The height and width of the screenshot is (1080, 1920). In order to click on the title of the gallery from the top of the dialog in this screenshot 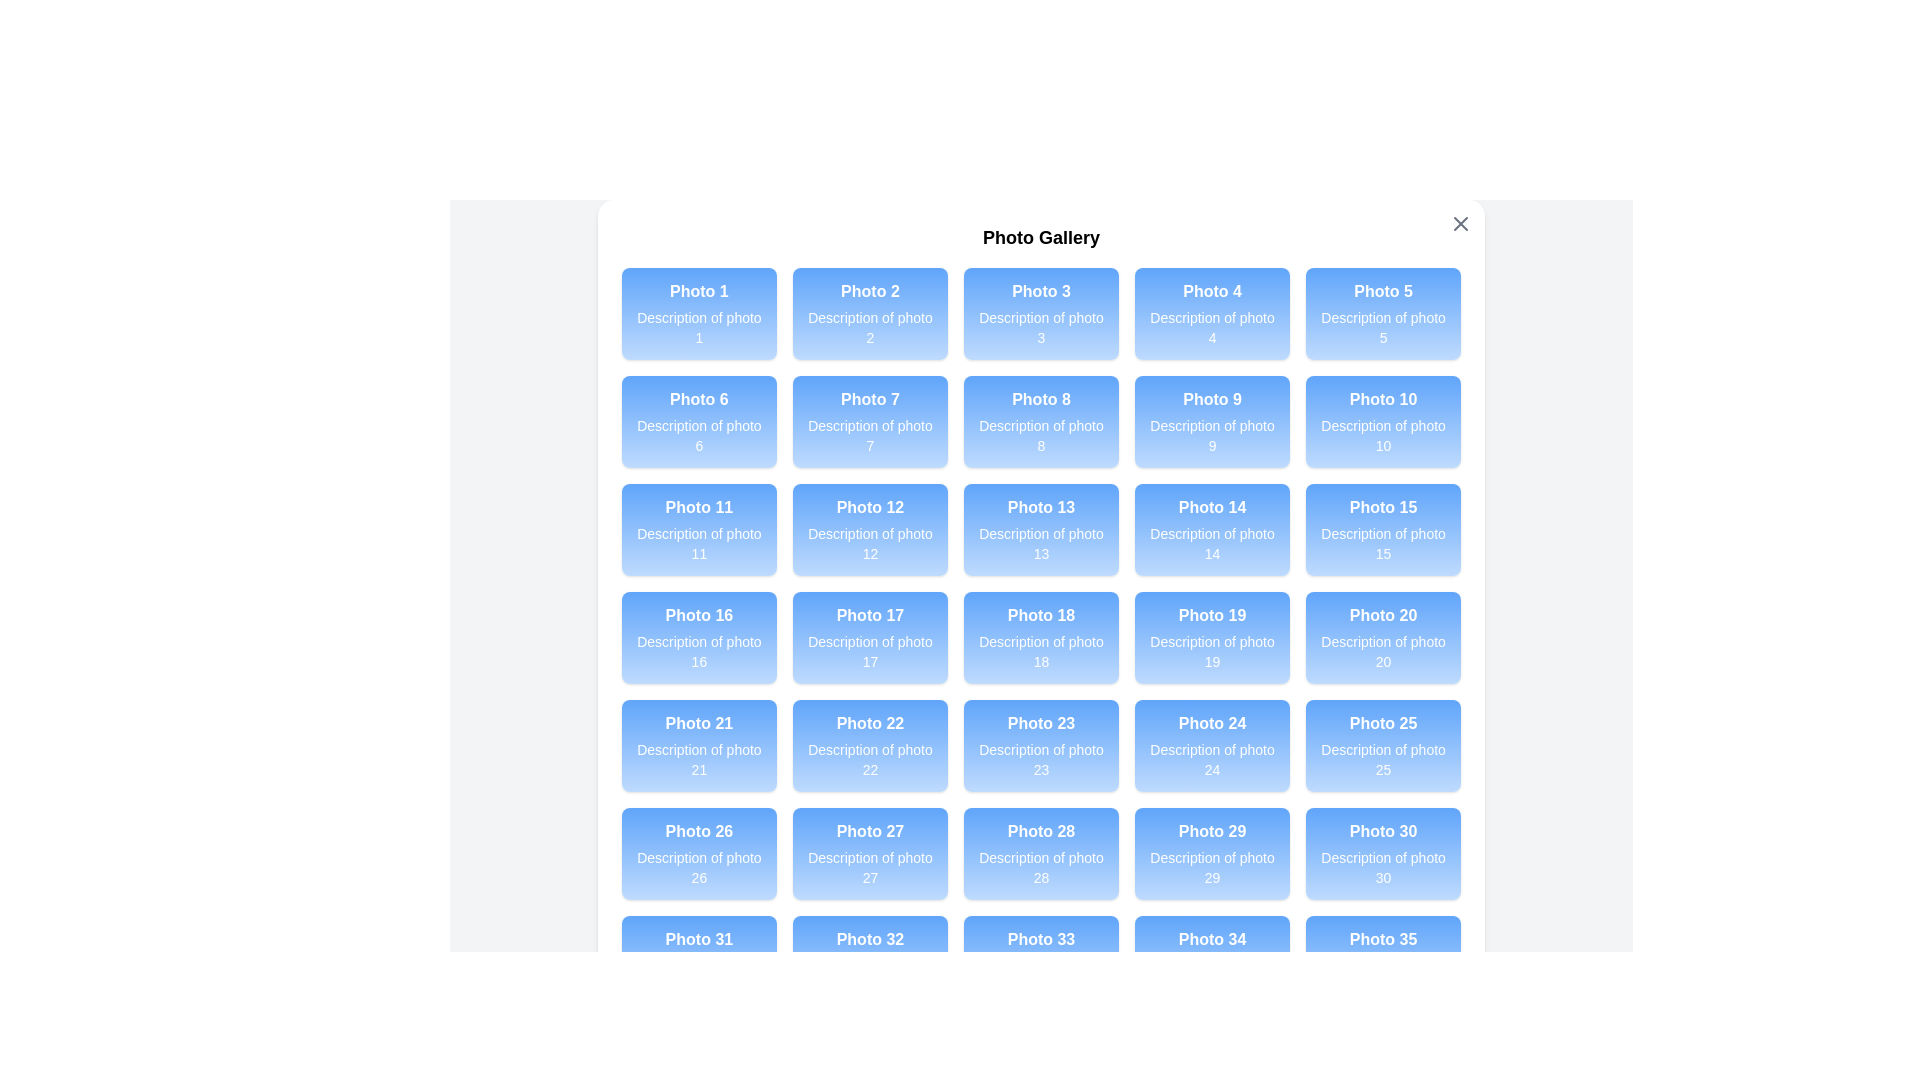, I will do `click(1040, 237)`.